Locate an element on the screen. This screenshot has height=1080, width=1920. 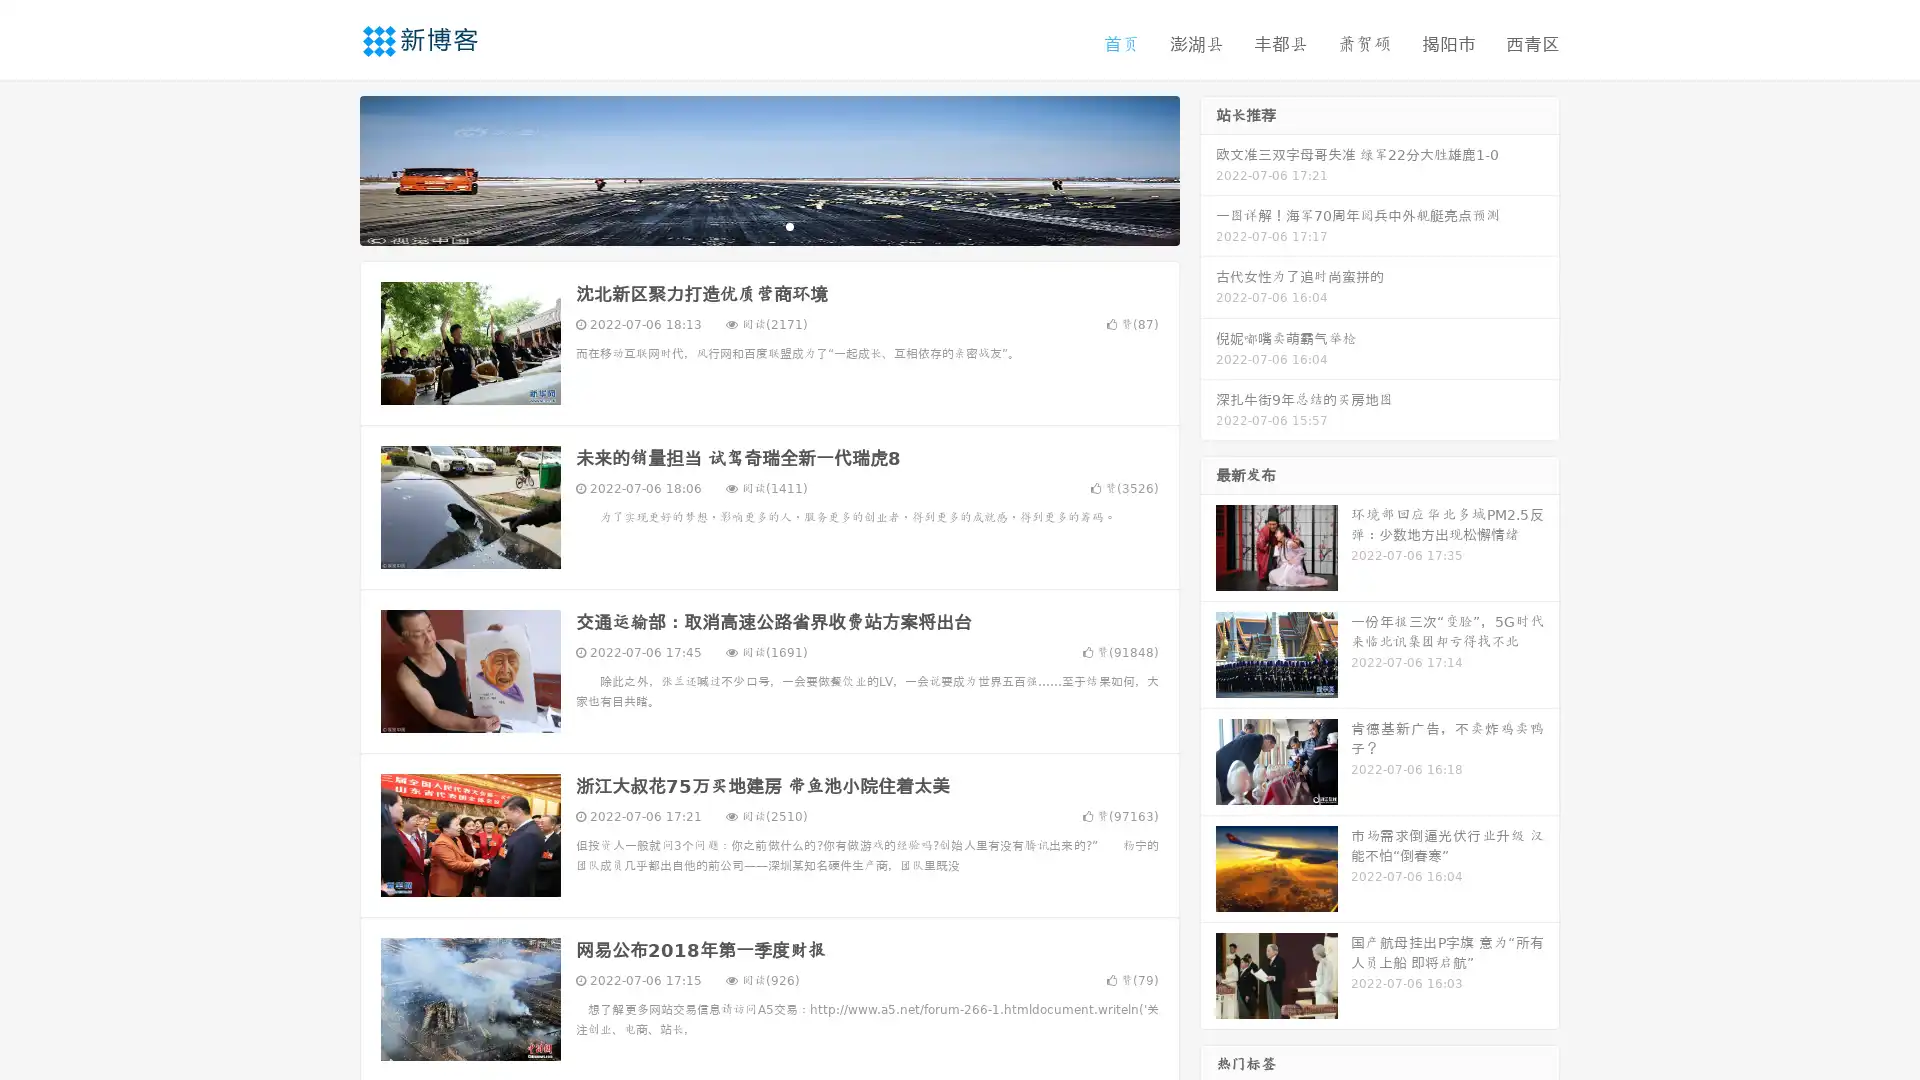
Previous slide is located at coordinates (330, 168).